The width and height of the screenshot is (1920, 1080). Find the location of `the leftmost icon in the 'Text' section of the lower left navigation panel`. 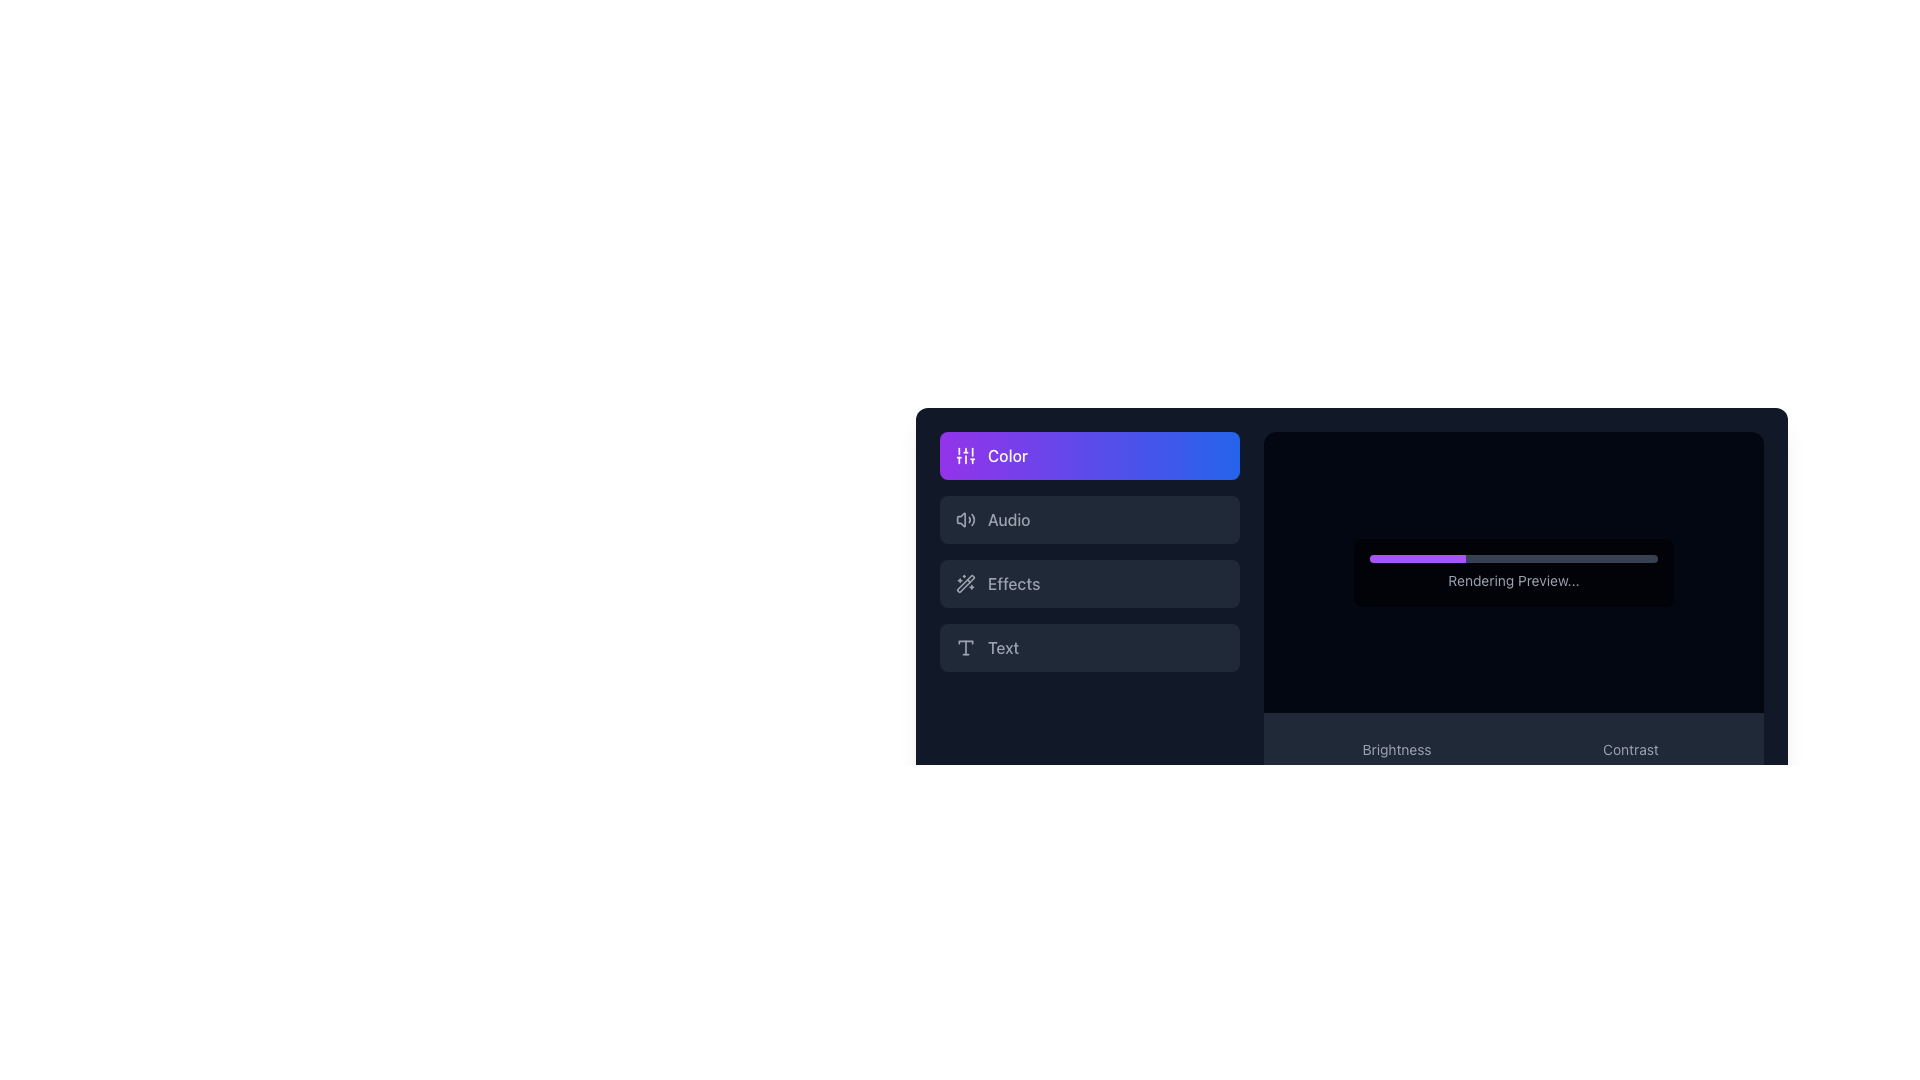

the leftmost icon in the 'Text' section of the lower left navigation panel is located at coordinates (965, 648).